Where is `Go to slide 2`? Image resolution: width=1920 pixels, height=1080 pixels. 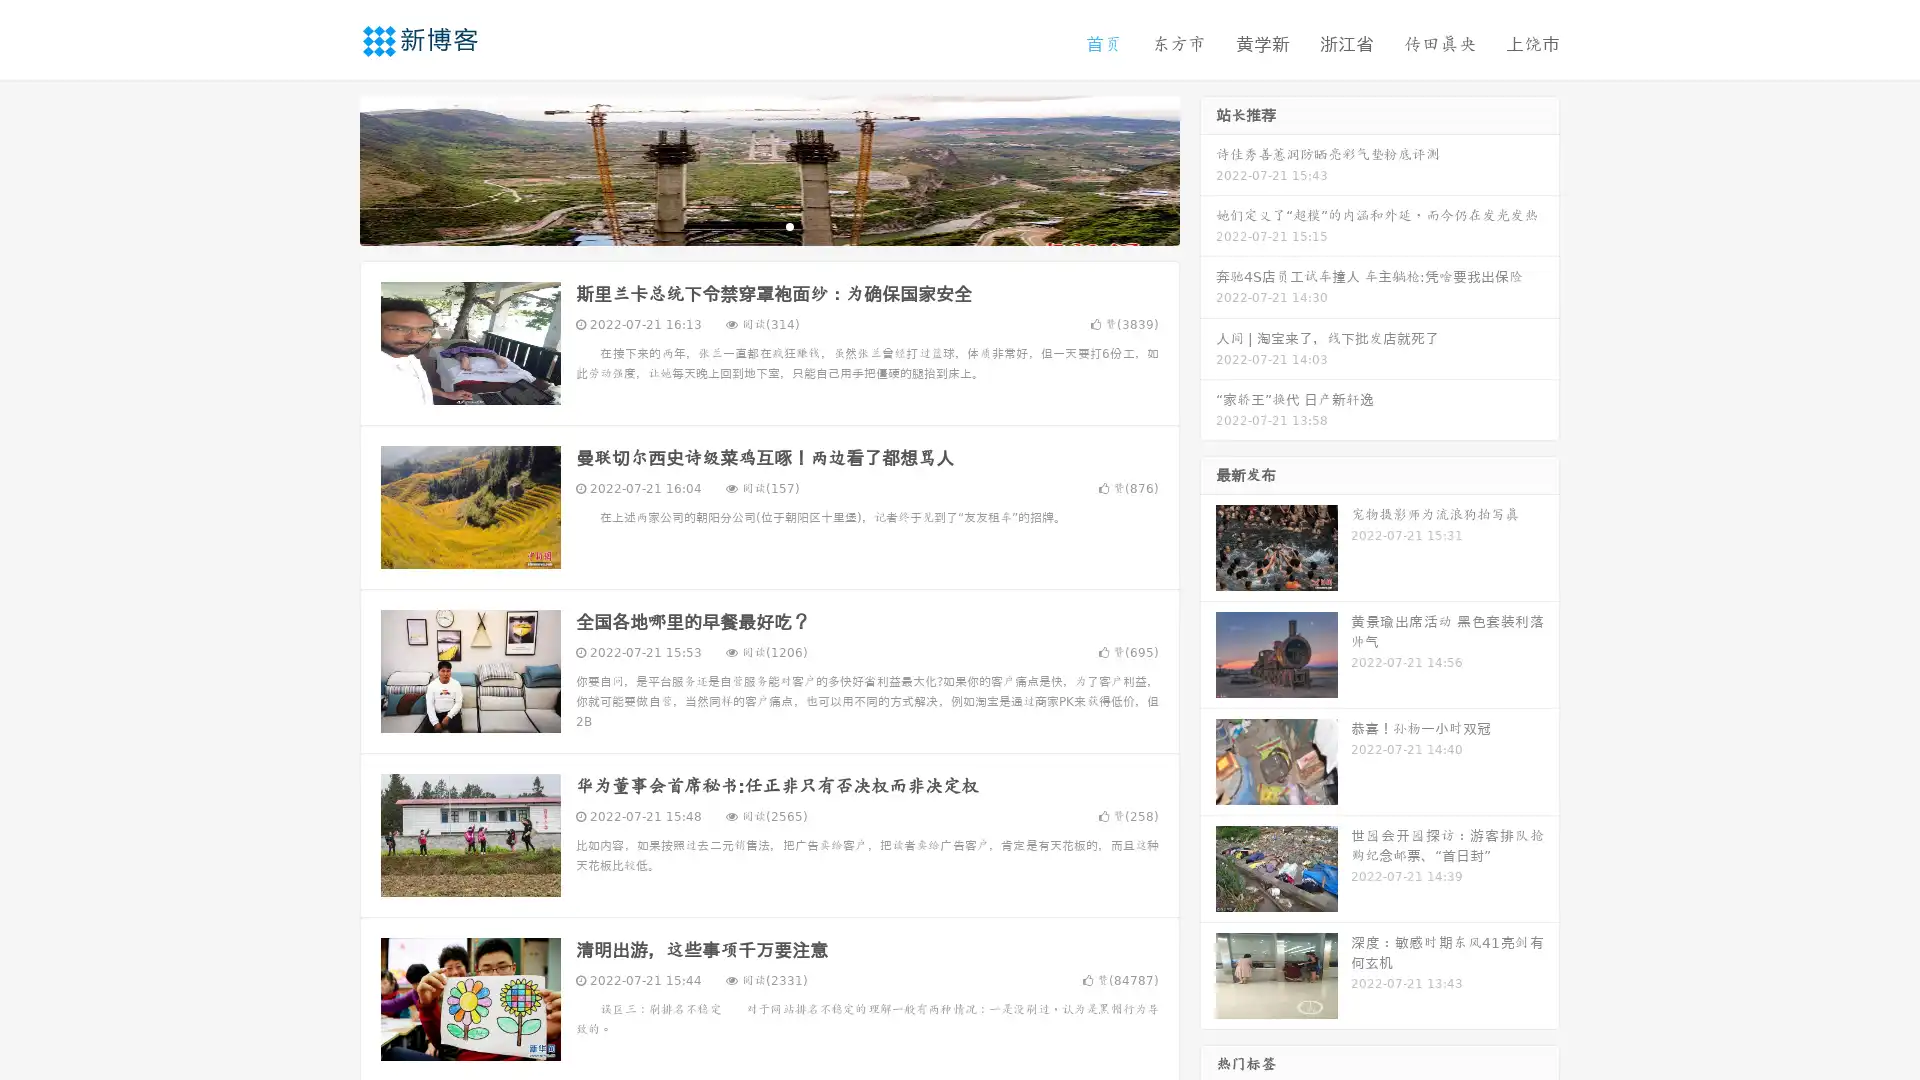
Go to slide 2 is located at coordinates (768, 225).